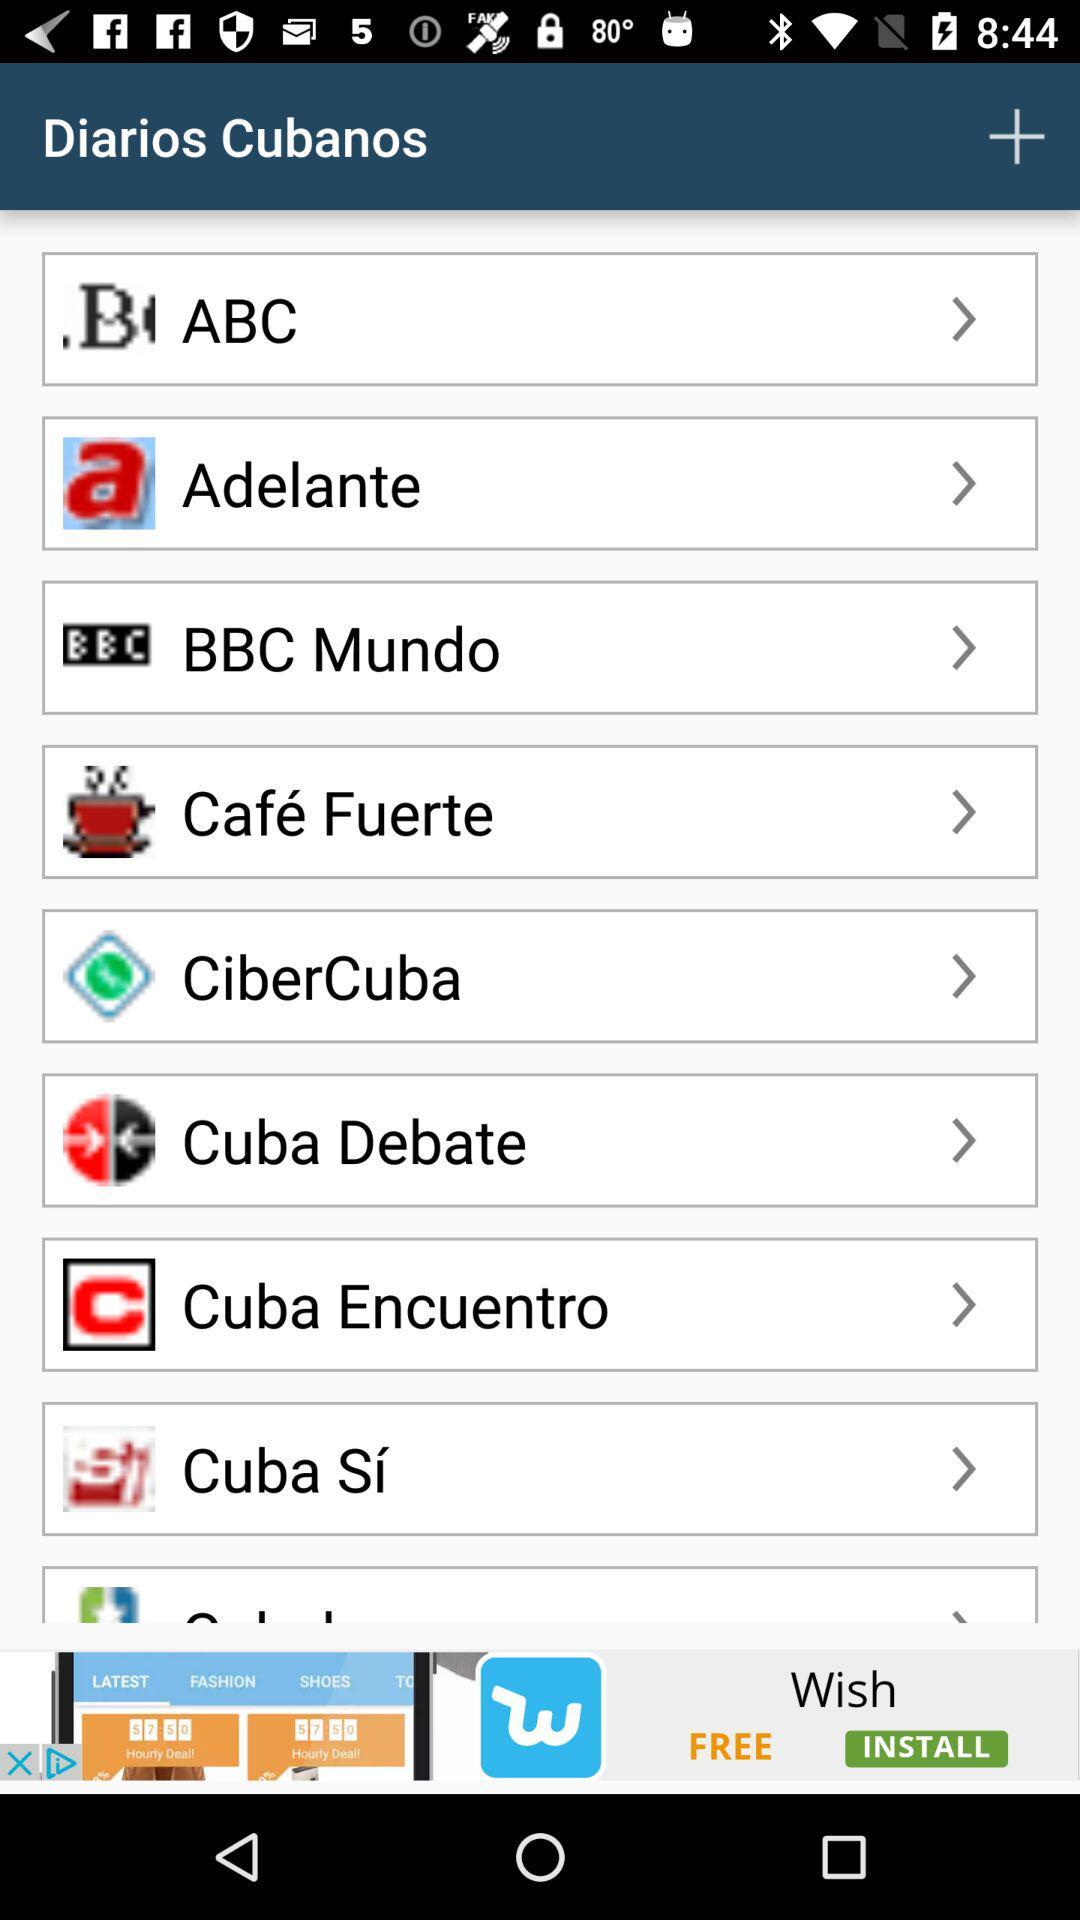 The image size is (1080, 1920). What do you see at coordinates (1017, 135) in the screenshot?
I see `open menu` at bounding box center [1017, 135].